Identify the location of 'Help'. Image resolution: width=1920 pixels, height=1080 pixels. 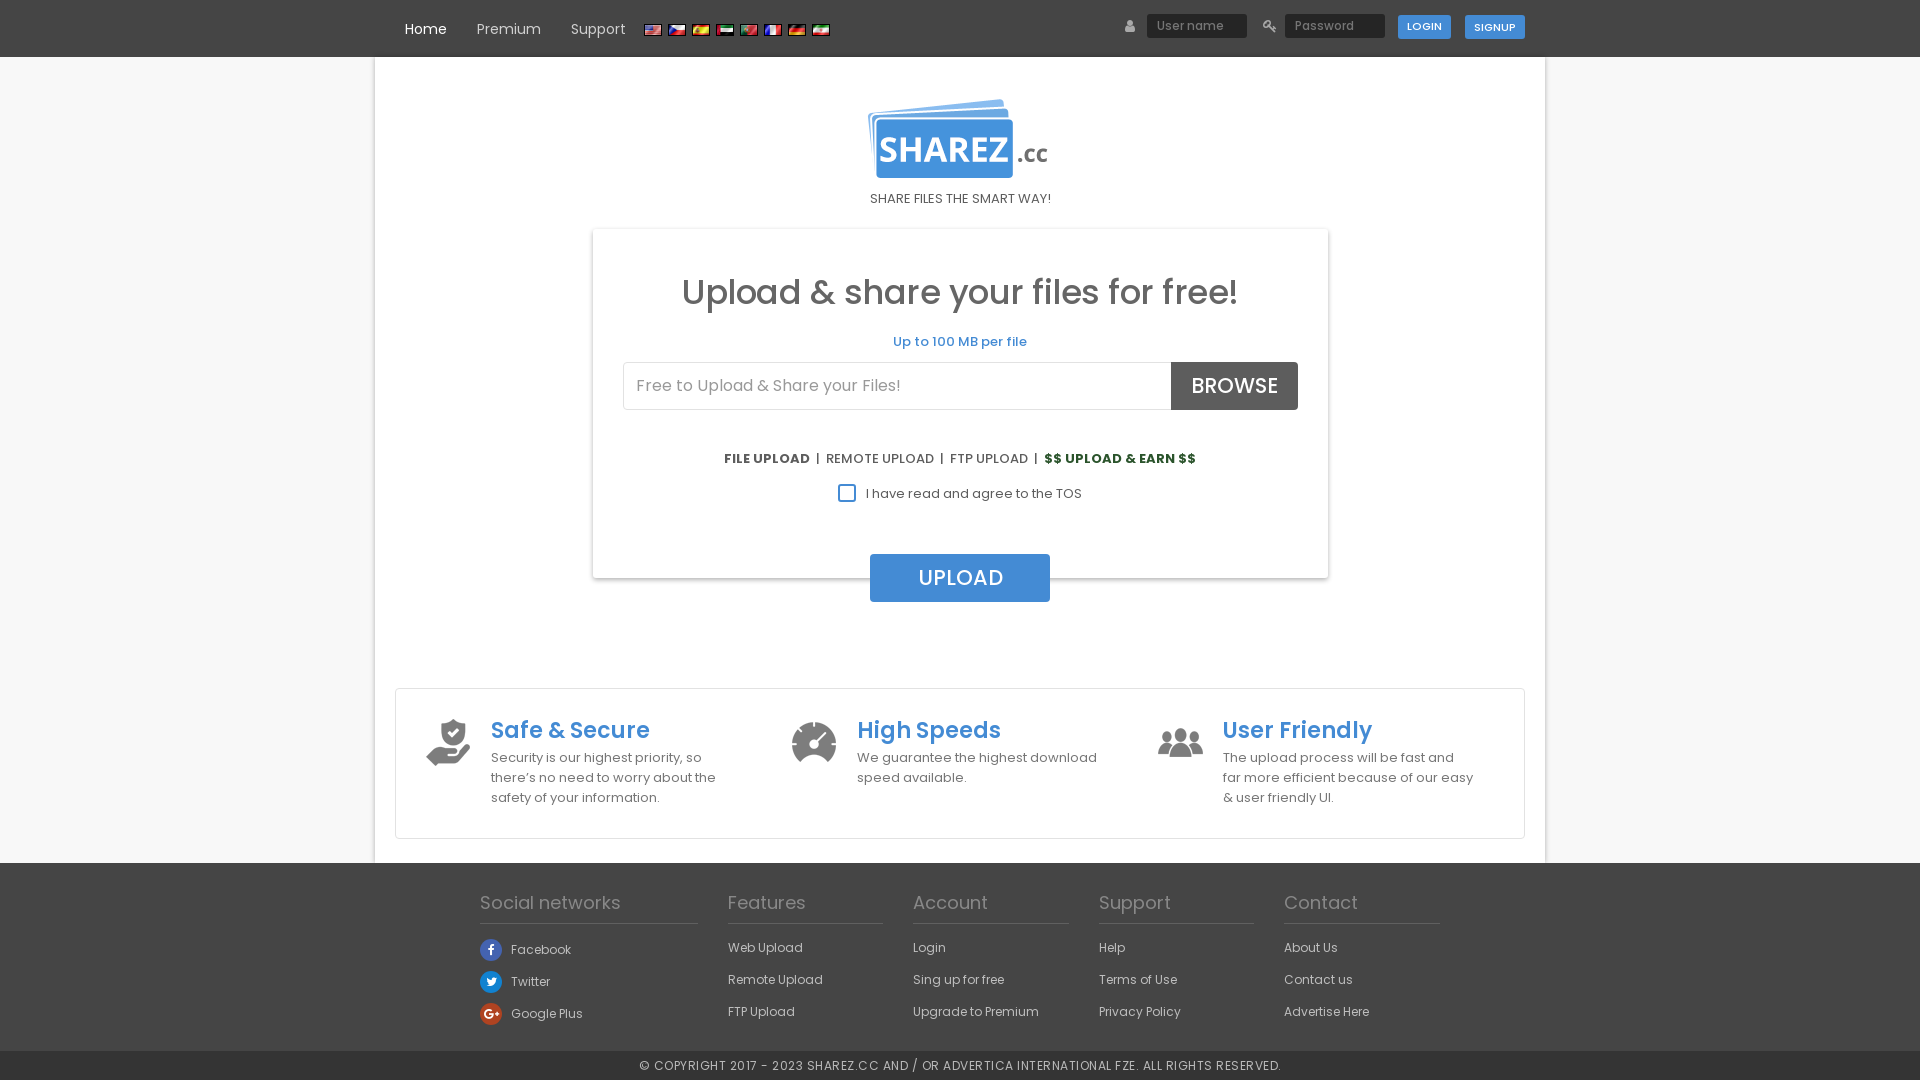
(1111, 946).